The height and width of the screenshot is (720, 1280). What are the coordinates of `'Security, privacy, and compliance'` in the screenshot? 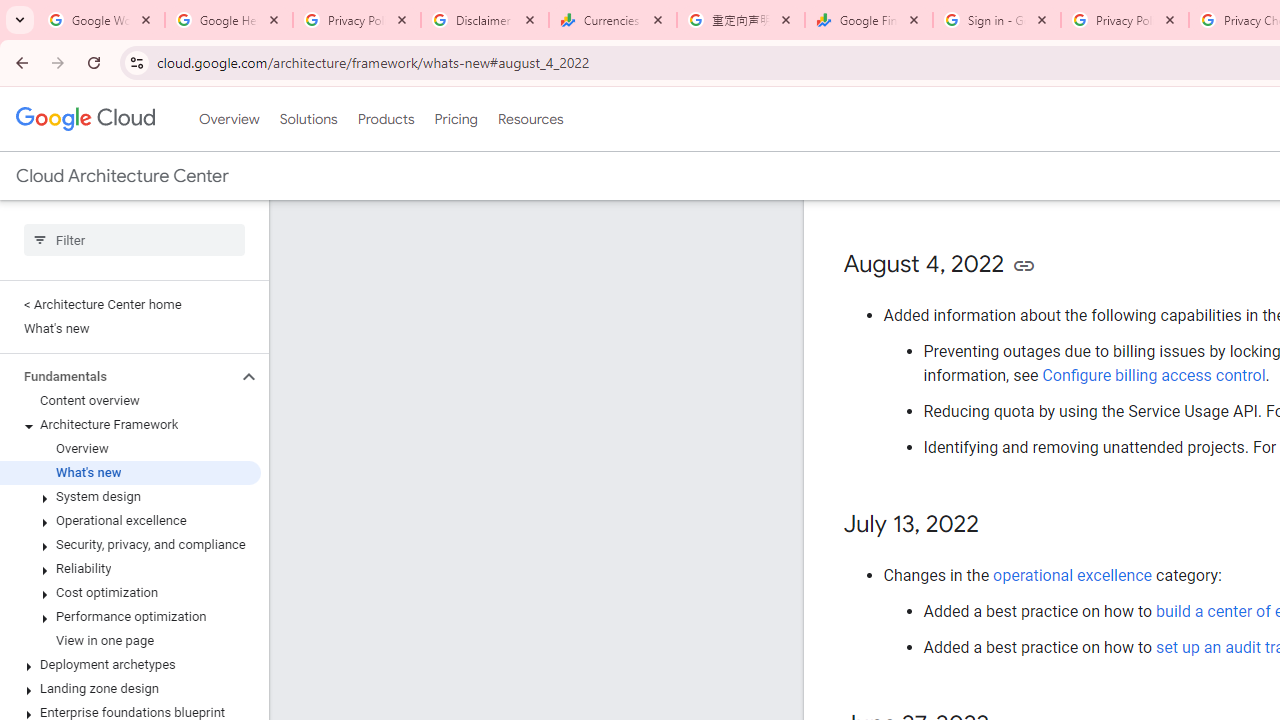 It's located at (129, 545).